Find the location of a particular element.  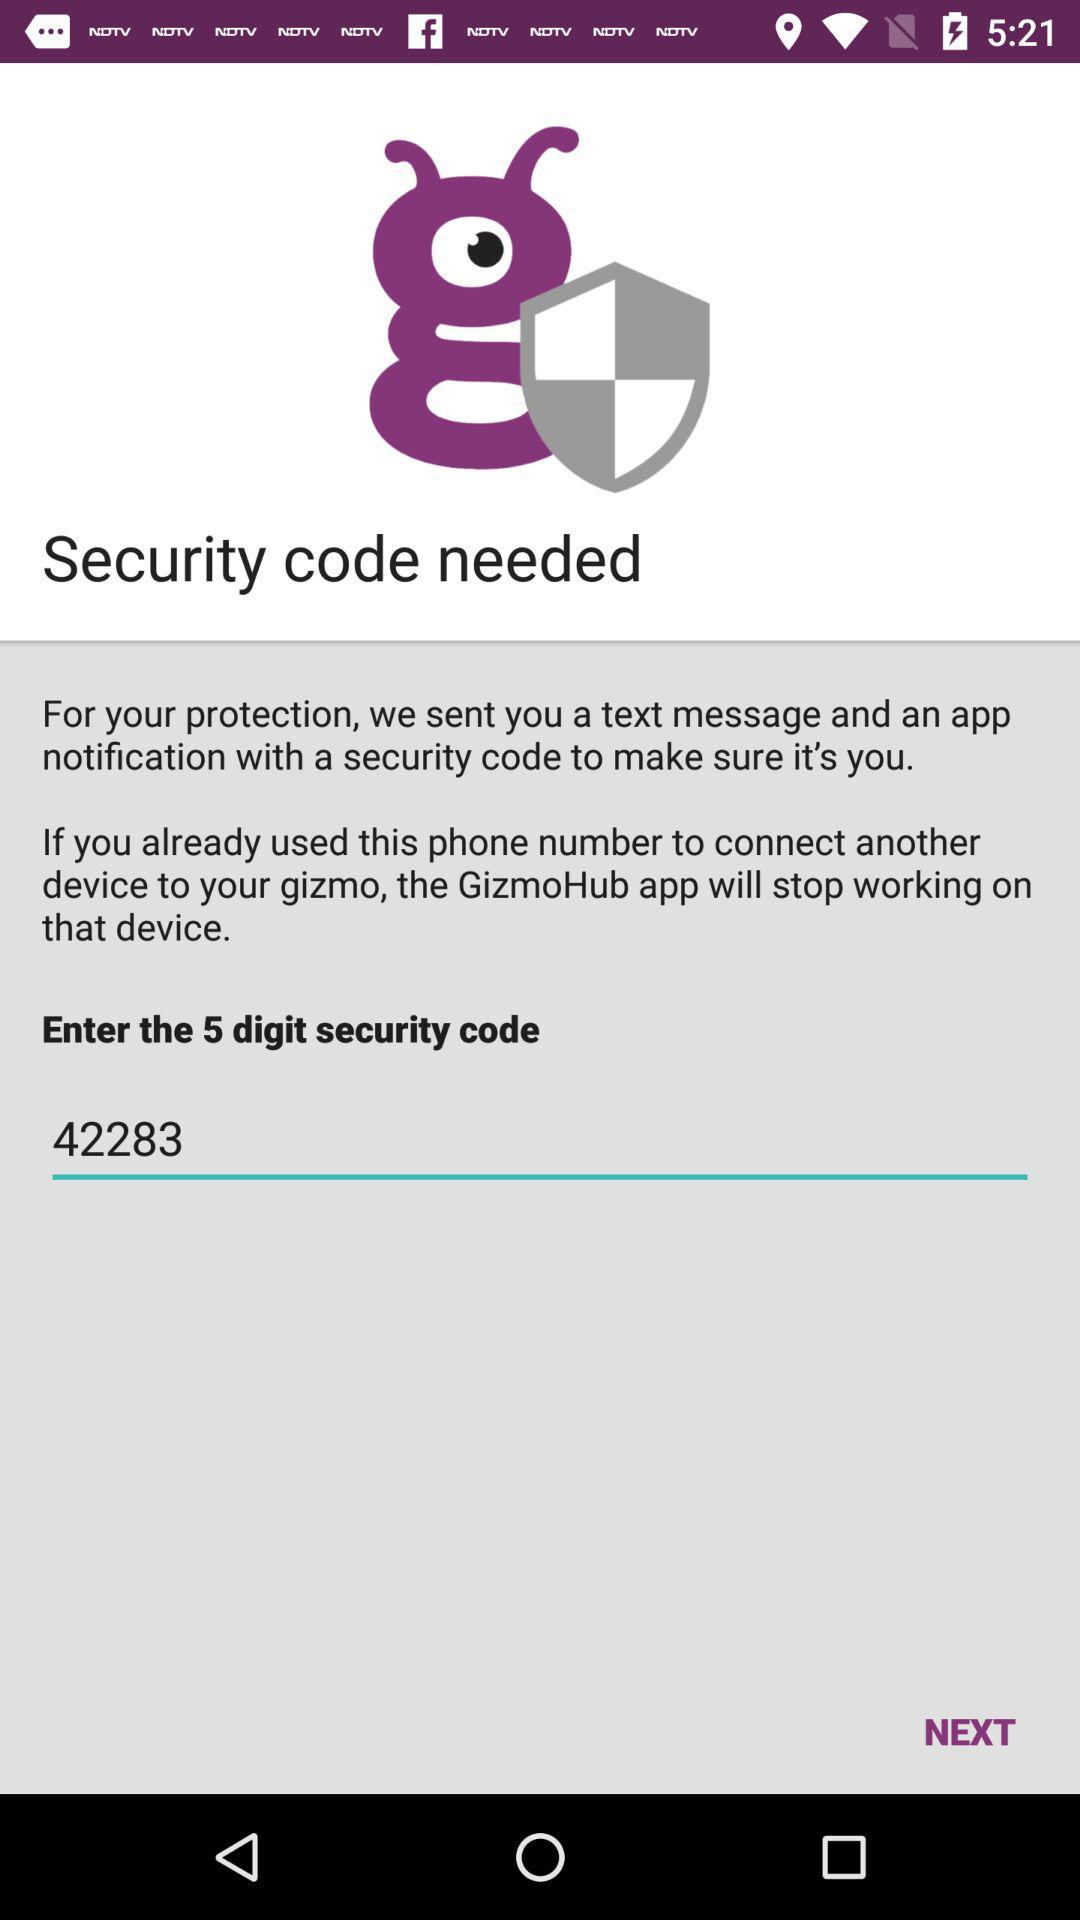

42283 is located at coordinates (540, 1138).